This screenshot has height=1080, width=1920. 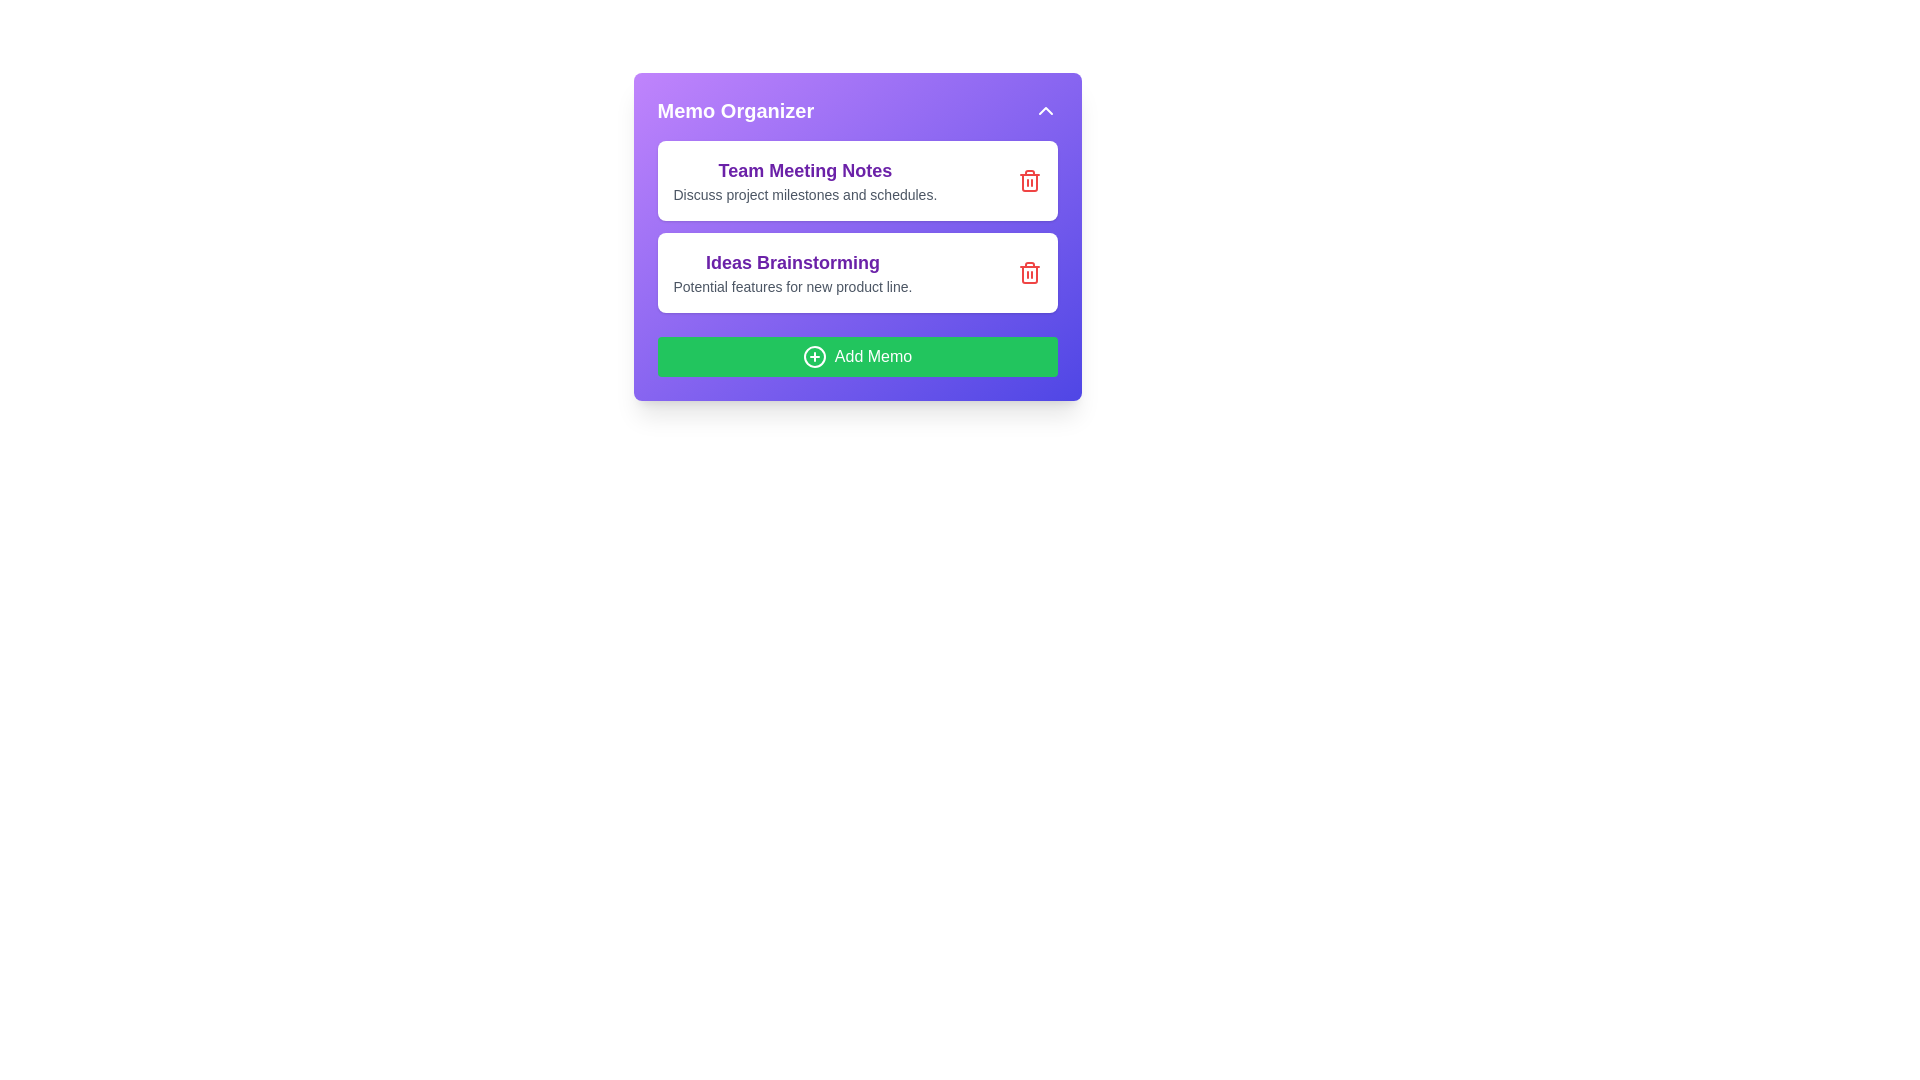 What do you see at coordinates (1029, 273) in the screenshot?
I see `delete button for the memo titled 'Ideas Brainstorming'` at bounding box center [1029, 273].